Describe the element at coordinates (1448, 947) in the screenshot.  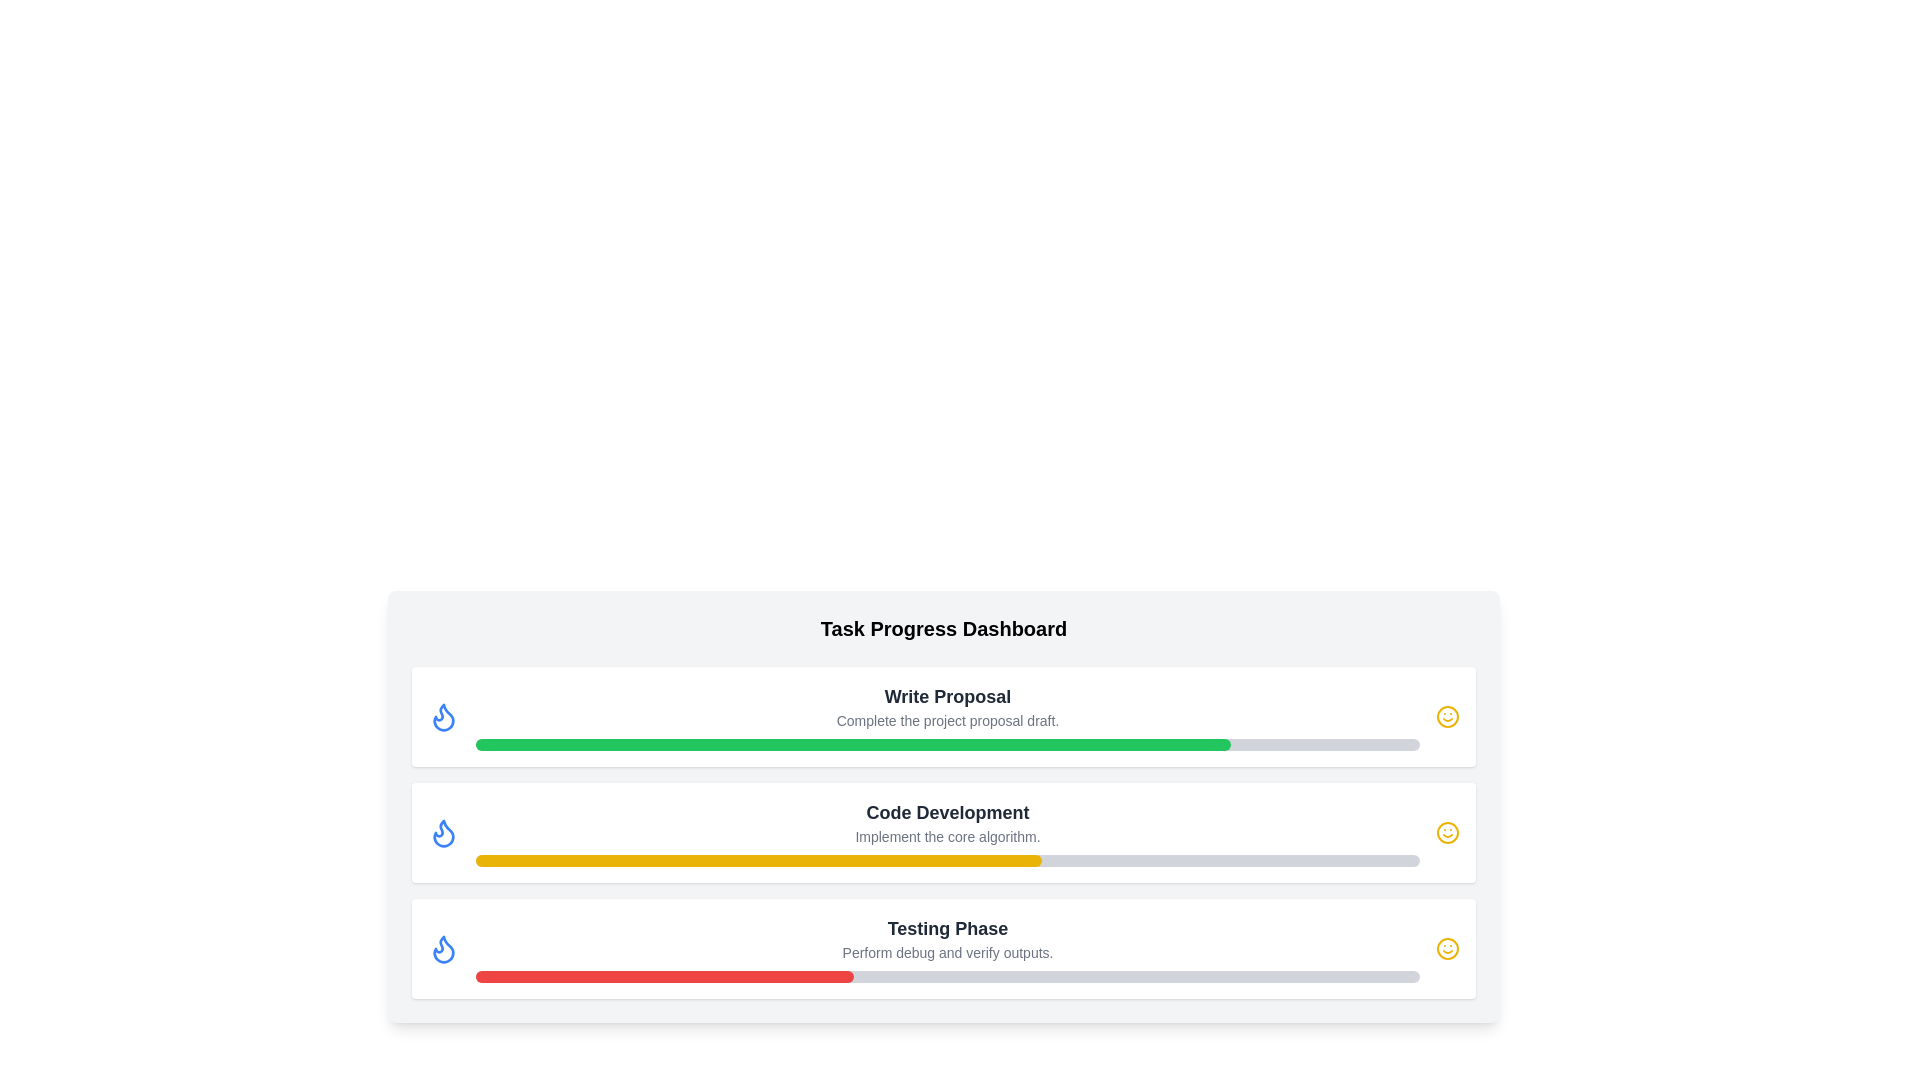
I see `the circular smiling face icon outlined in yellow, located to the right of the progress bar in the 'Testing Phase' section` at that location.